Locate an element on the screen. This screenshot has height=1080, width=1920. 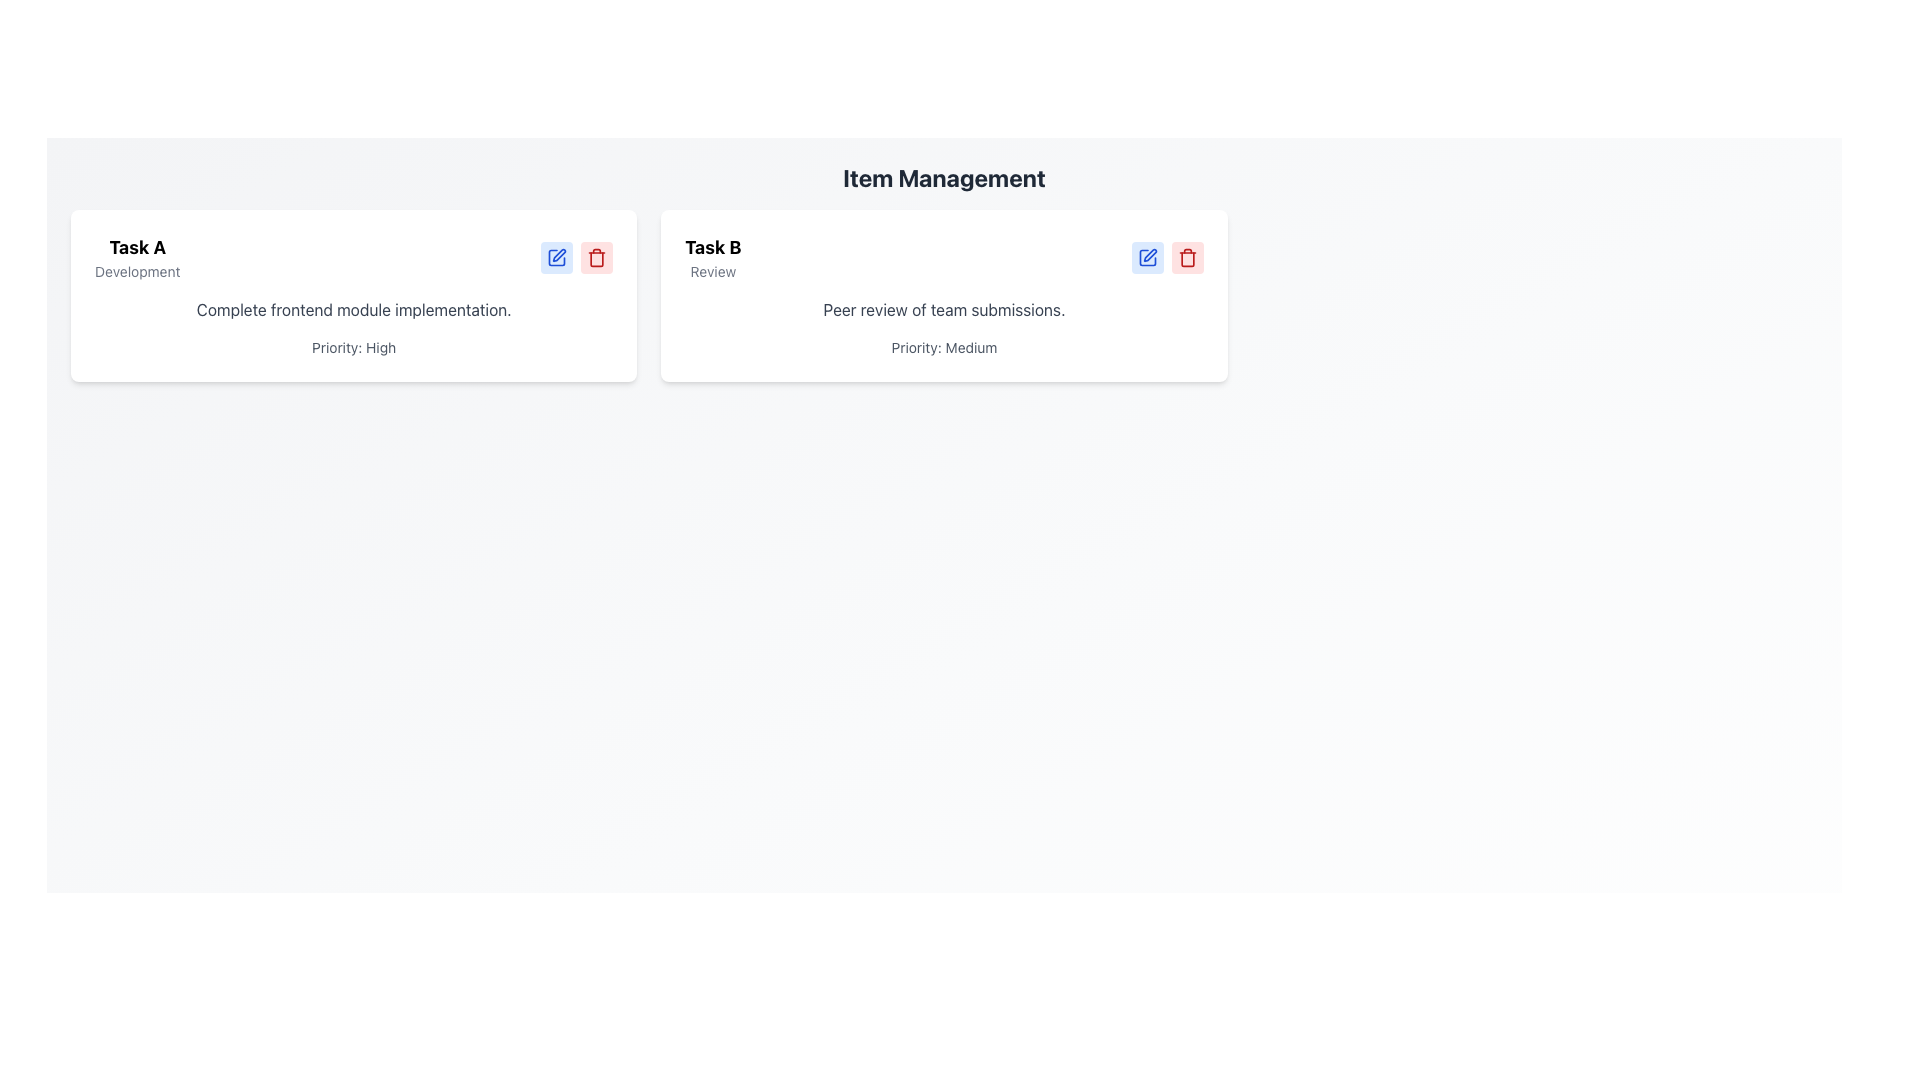
the button located in the upper-right section of the card labeled 'Task A' is located at coordinates (557, 257).